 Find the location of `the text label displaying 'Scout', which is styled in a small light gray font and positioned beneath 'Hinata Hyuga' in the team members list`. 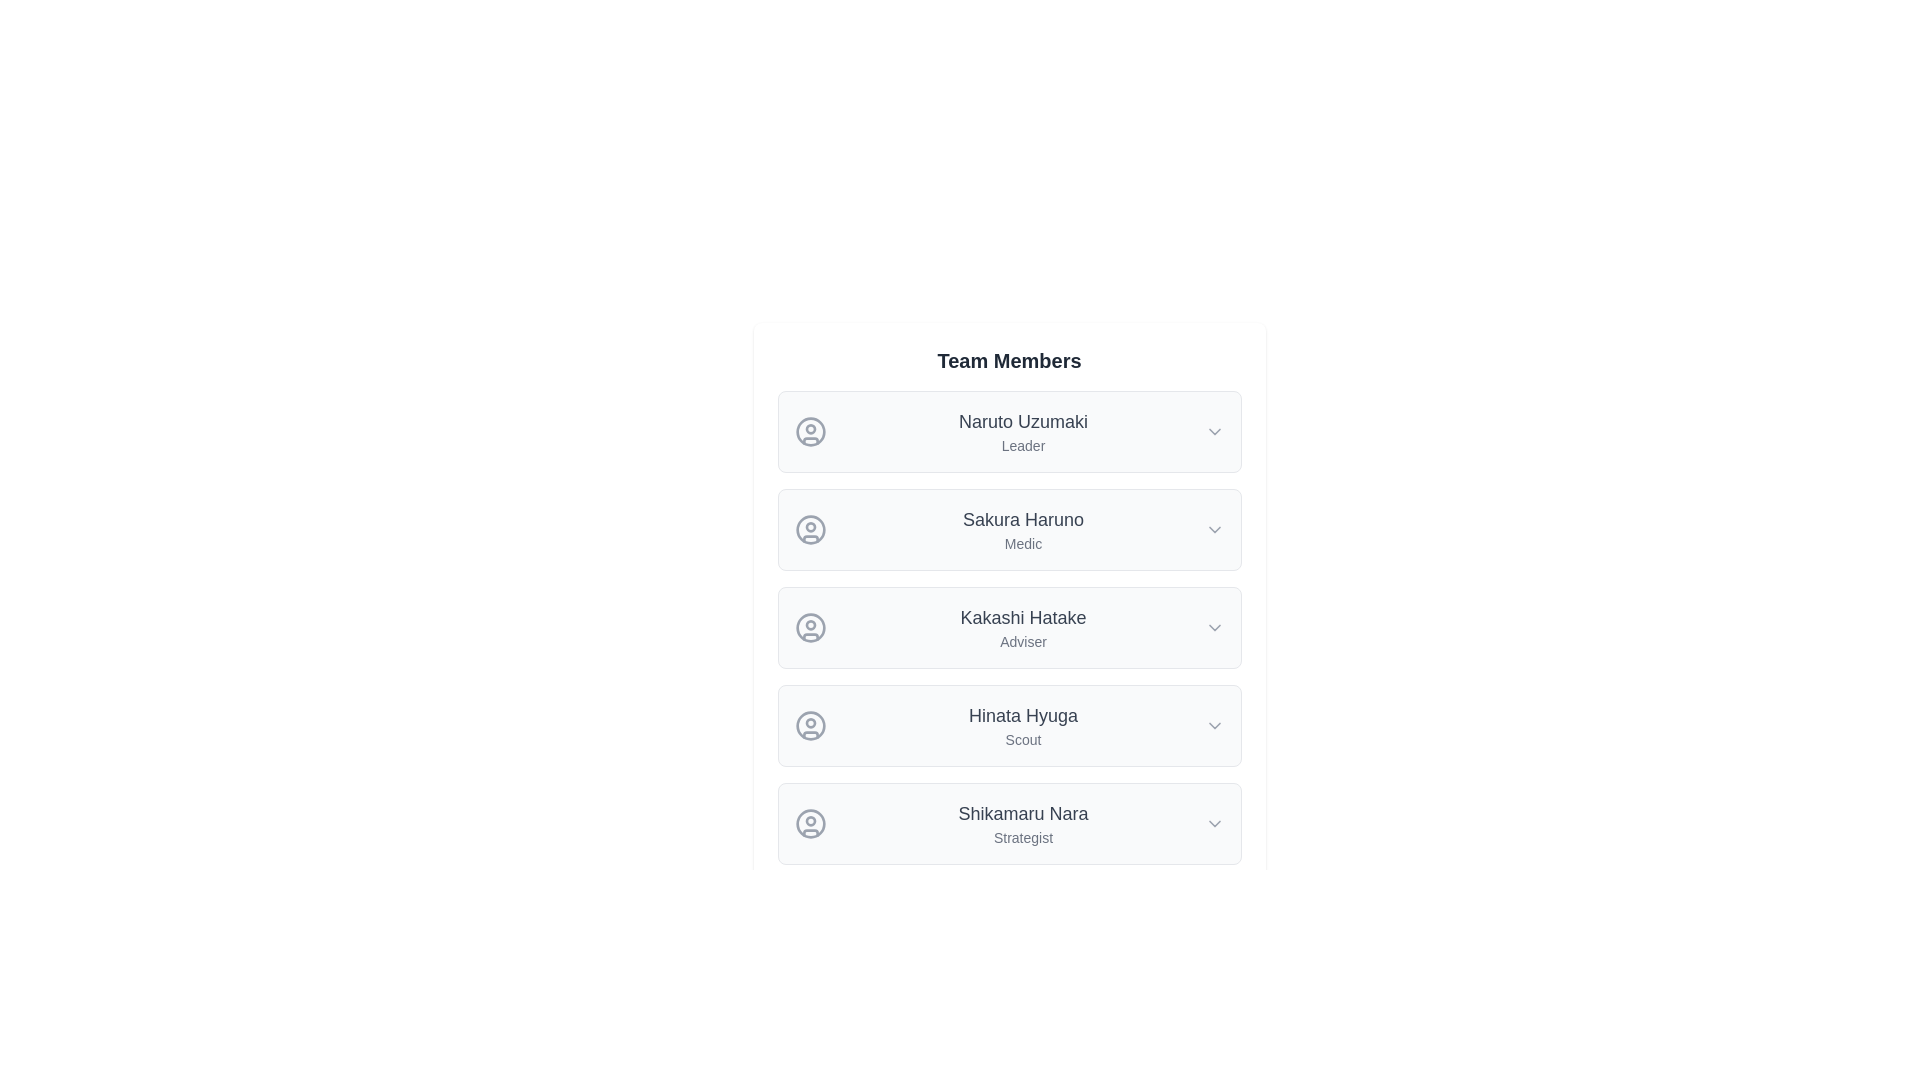

the text label displaying 'Scout', which is styled in a small light gray font and positioned beneath 'Hinata Hyuga' in the team members list is located at coordinates (1023, 740).